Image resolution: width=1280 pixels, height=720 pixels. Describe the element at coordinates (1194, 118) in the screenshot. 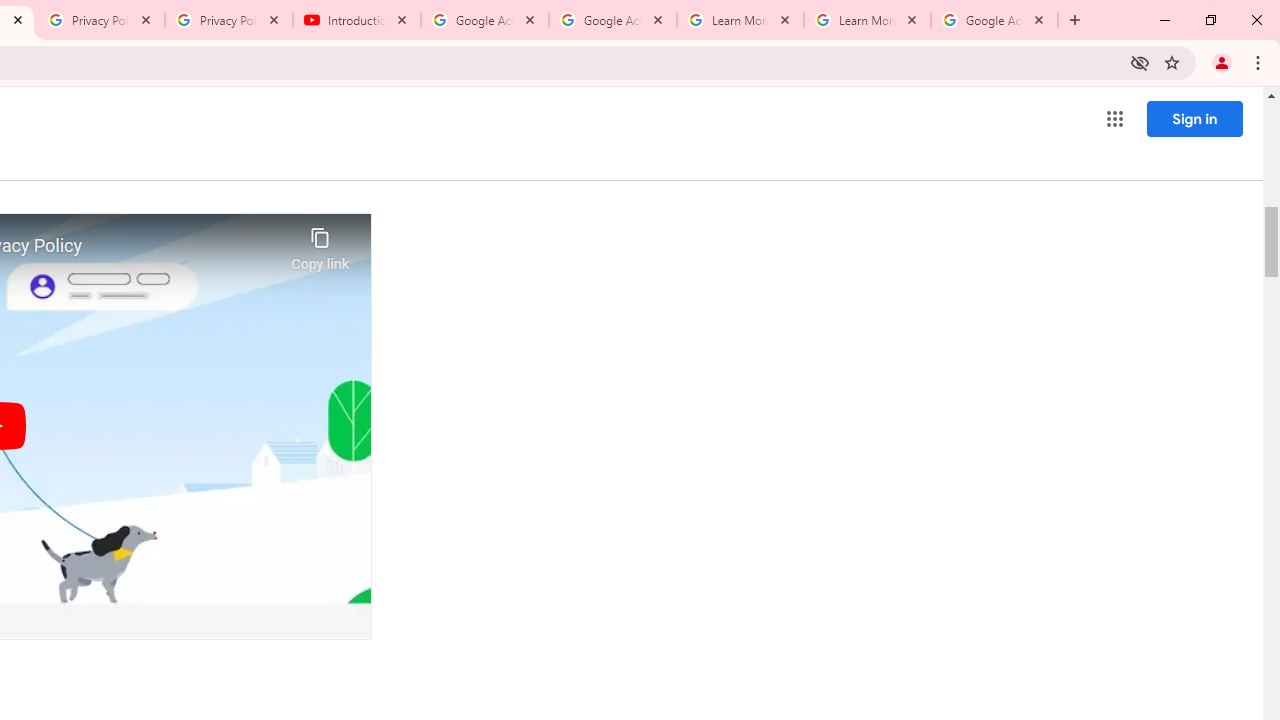

I see `'Sign in'` at that location.